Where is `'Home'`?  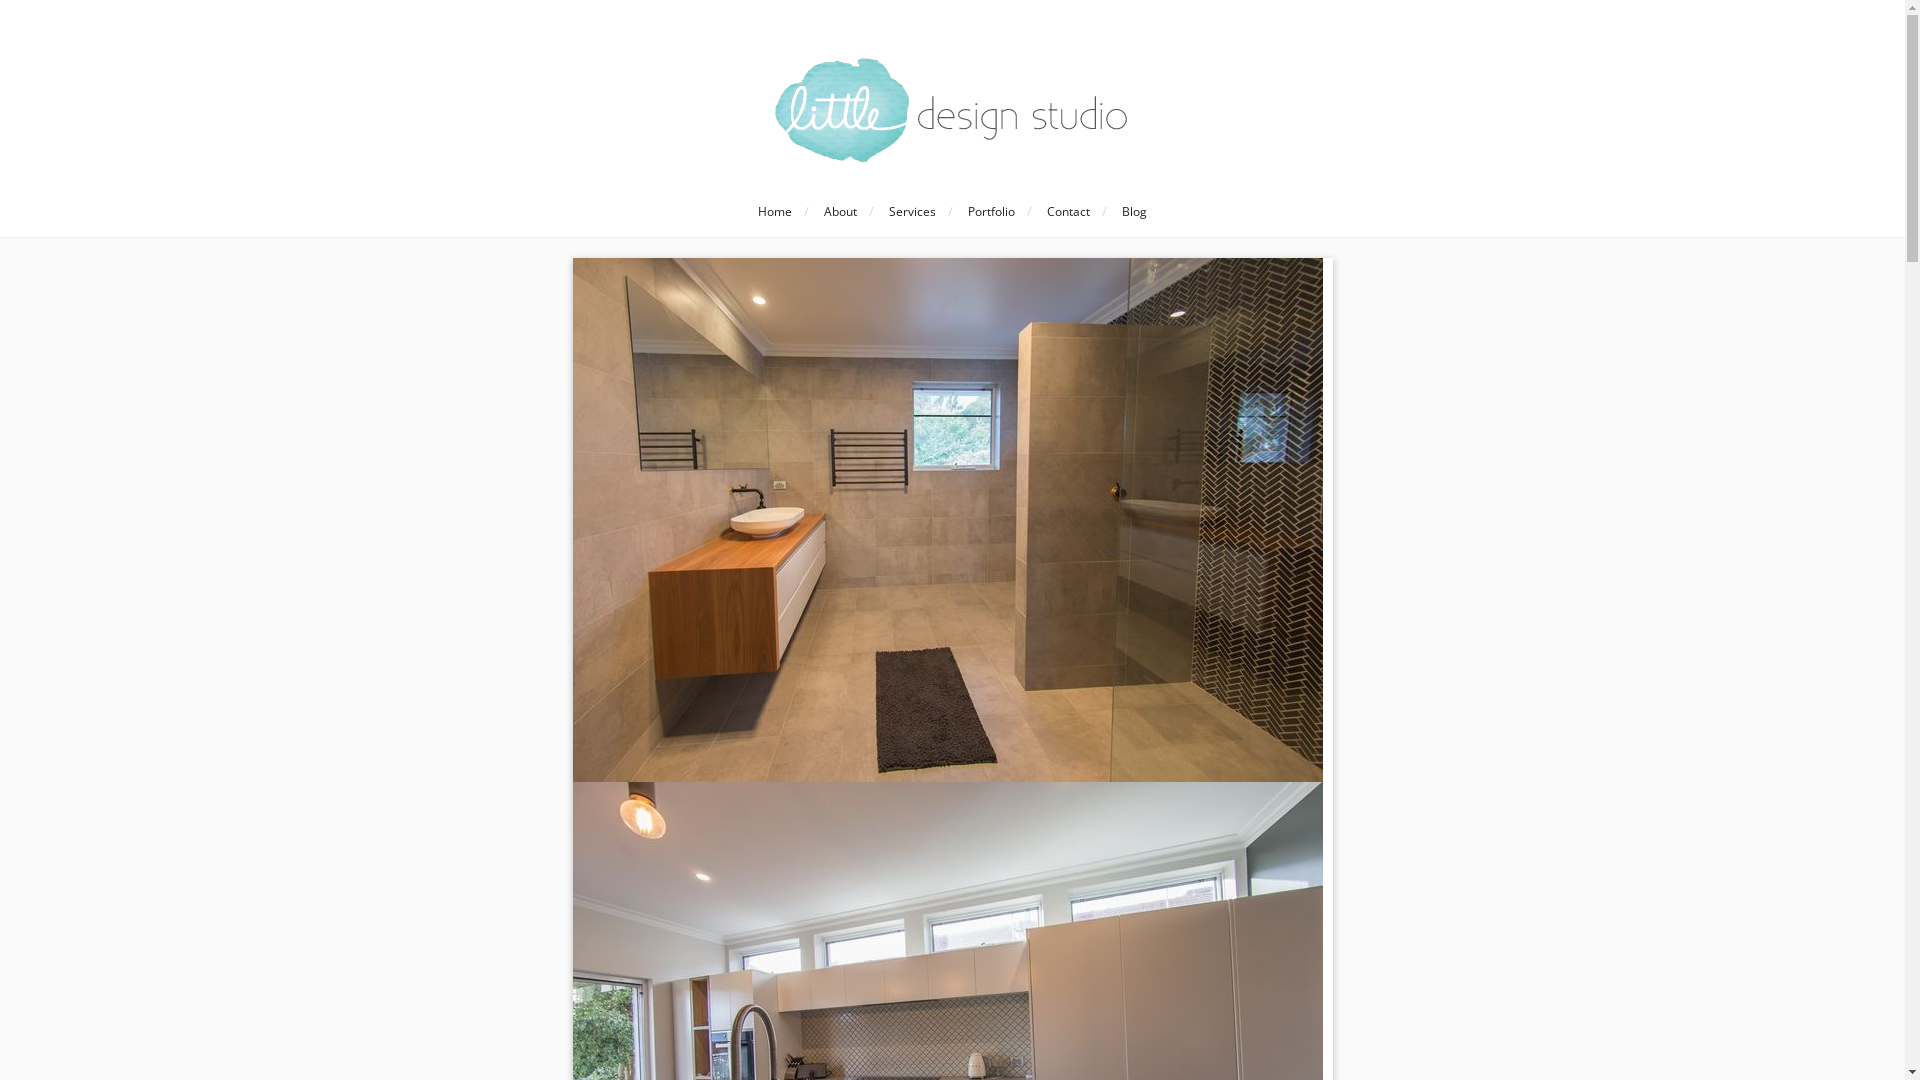
'Home' is located at coordinates (744, 212).